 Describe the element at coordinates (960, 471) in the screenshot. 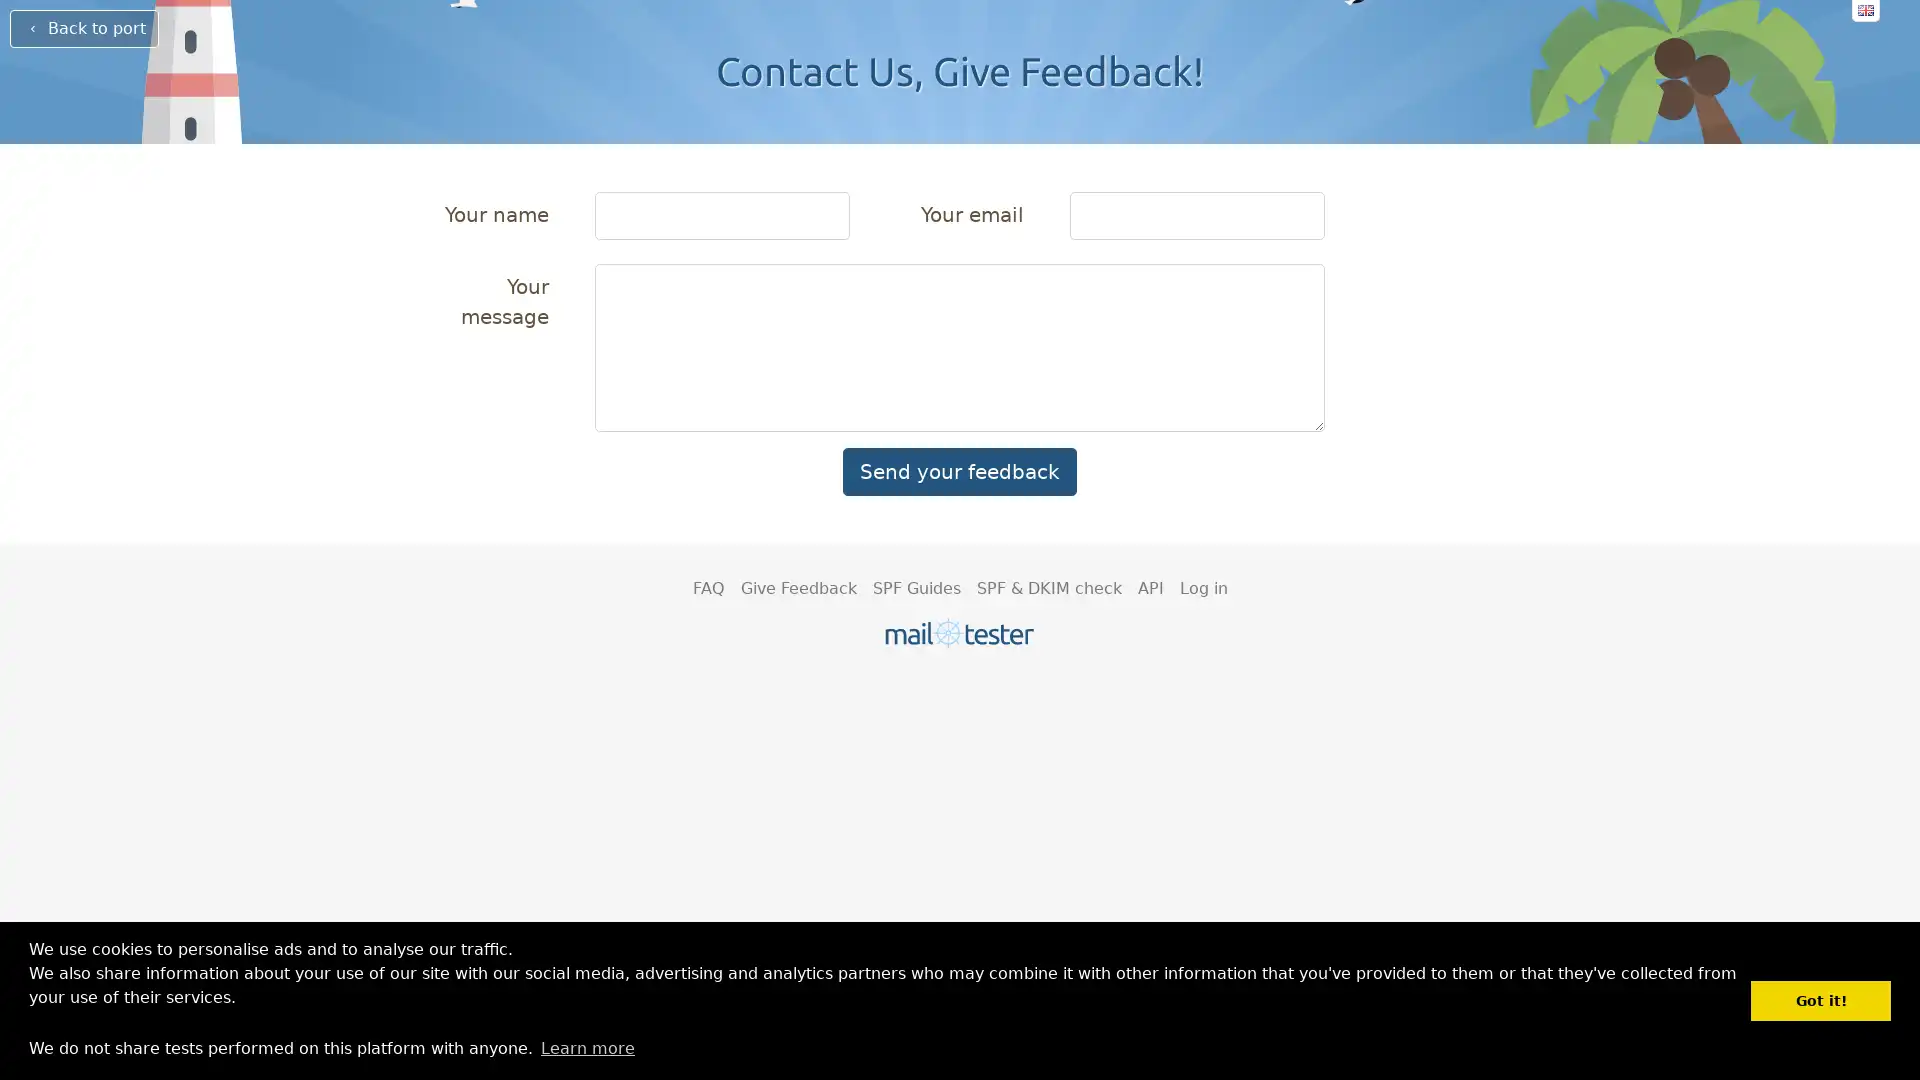

I see `Send your feedback` at that location.